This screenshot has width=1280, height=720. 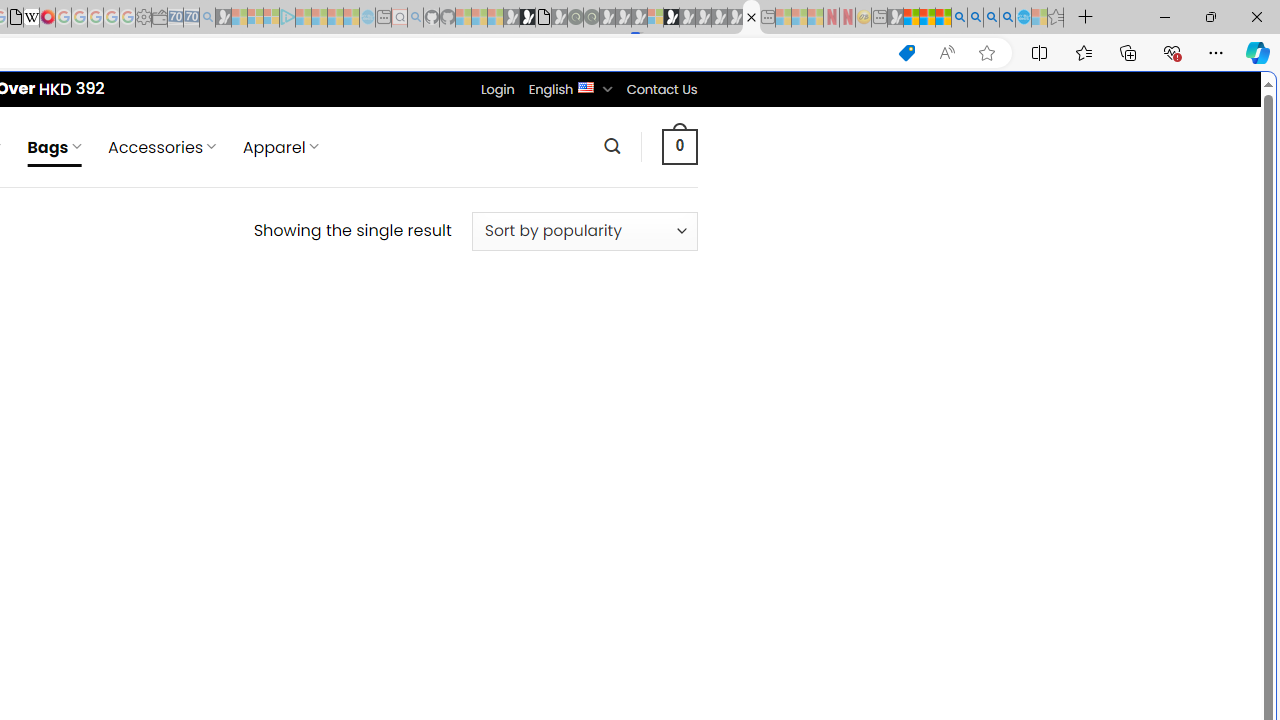 I want to click on 'This site has coupons! Shopping in Microsoft Edge', so click(x=905, y=52).